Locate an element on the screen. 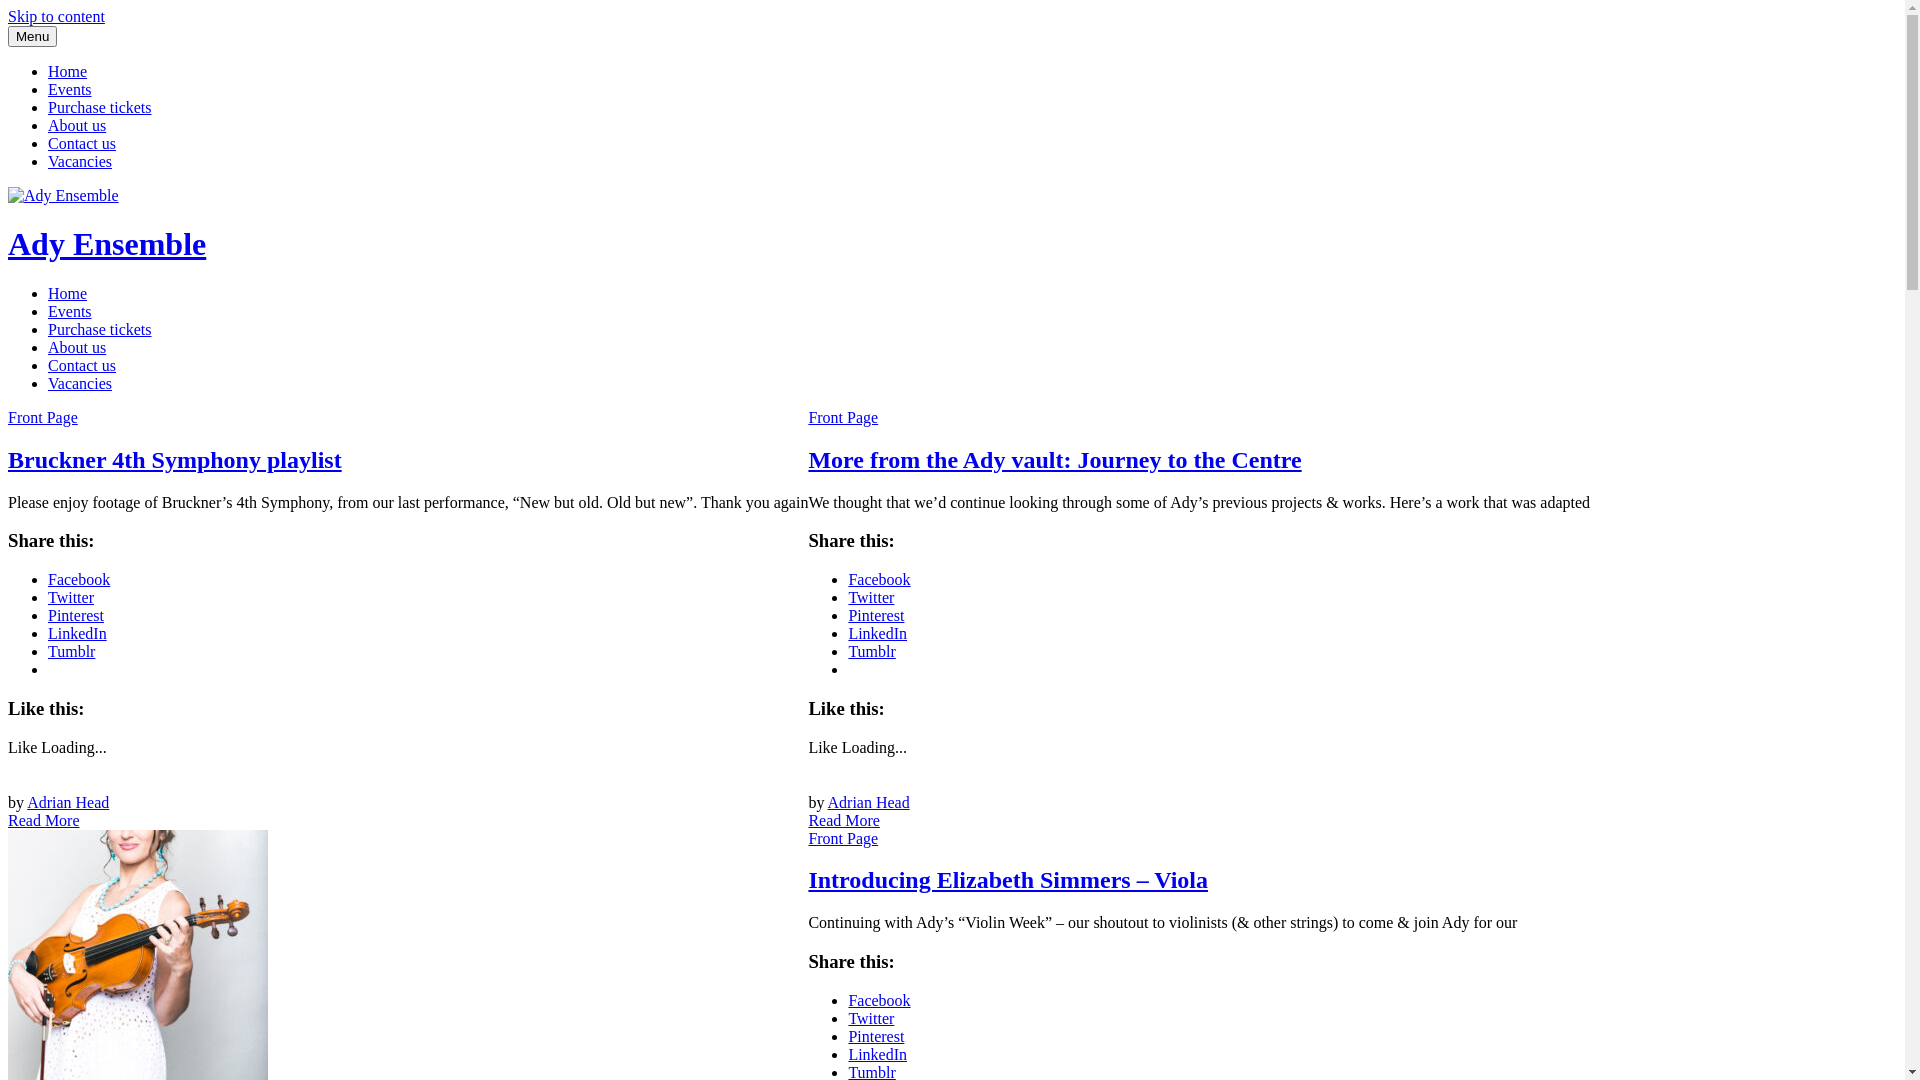 Image resolution: width=1920 pixels, height=1080 pixels. 'Read More' is located at coordinates (43, 820).